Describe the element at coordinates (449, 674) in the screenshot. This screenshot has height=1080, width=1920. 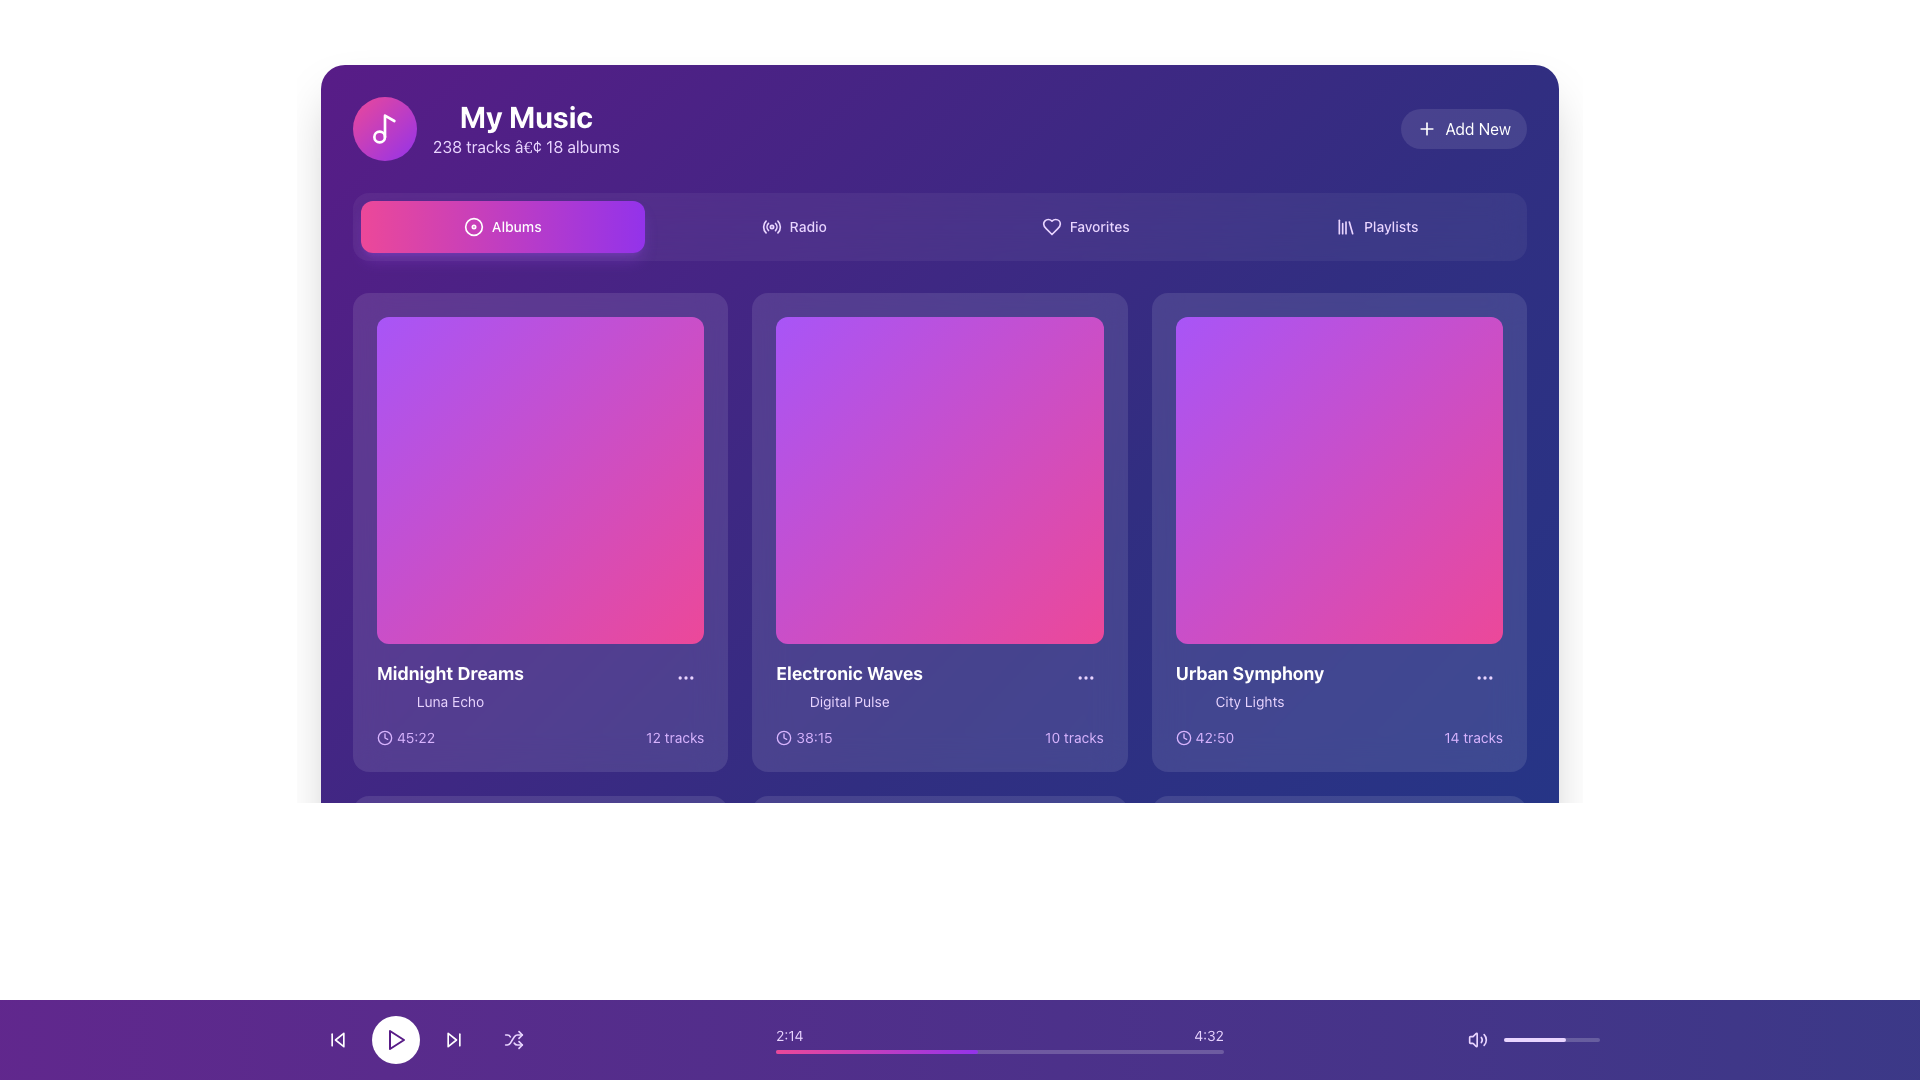
I see `text of the Title element located in the lower section of the first card in a grid layout, positioned above the text 'Luna Echo'` at that location.